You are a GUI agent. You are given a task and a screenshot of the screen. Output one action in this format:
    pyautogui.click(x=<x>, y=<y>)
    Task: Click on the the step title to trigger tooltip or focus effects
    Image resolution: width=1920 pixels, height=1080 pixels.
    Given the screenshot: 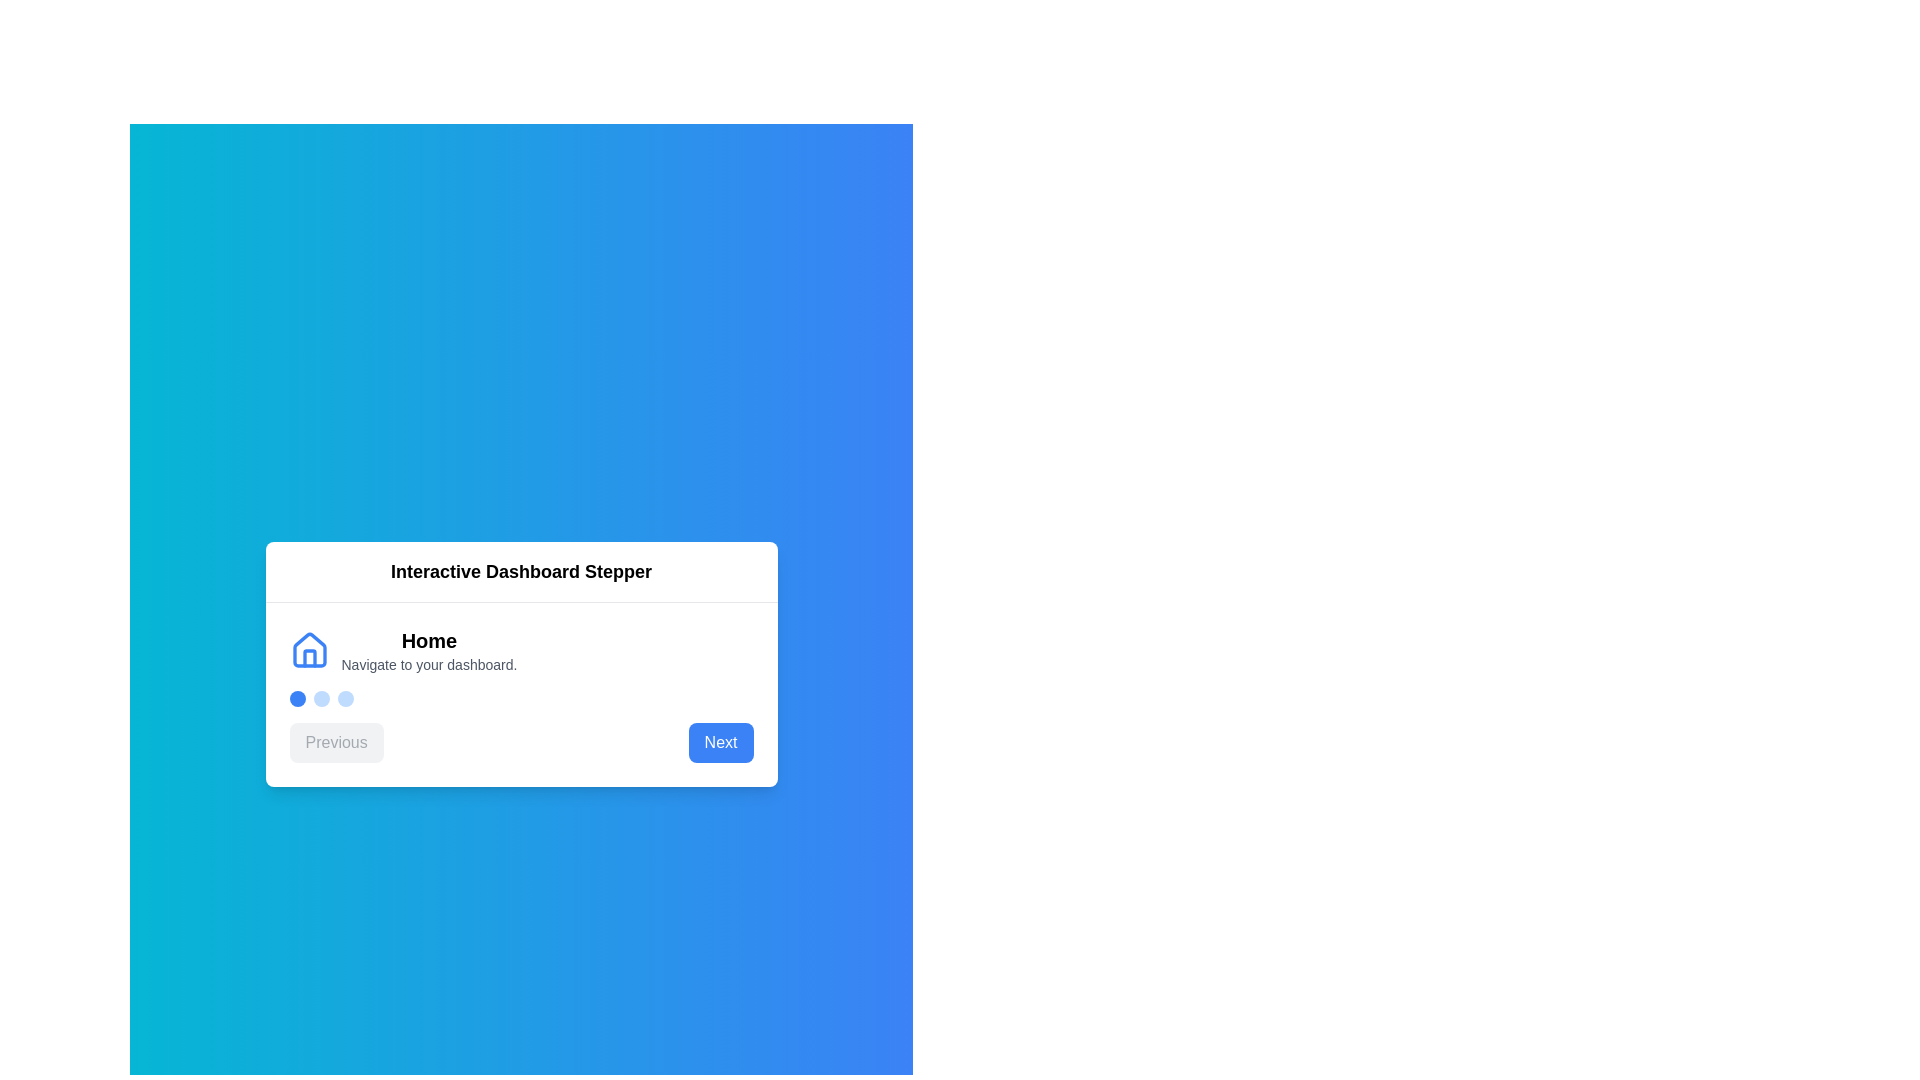 What is the action you would take?
    pyautogui.click(x=427, y=640)
    